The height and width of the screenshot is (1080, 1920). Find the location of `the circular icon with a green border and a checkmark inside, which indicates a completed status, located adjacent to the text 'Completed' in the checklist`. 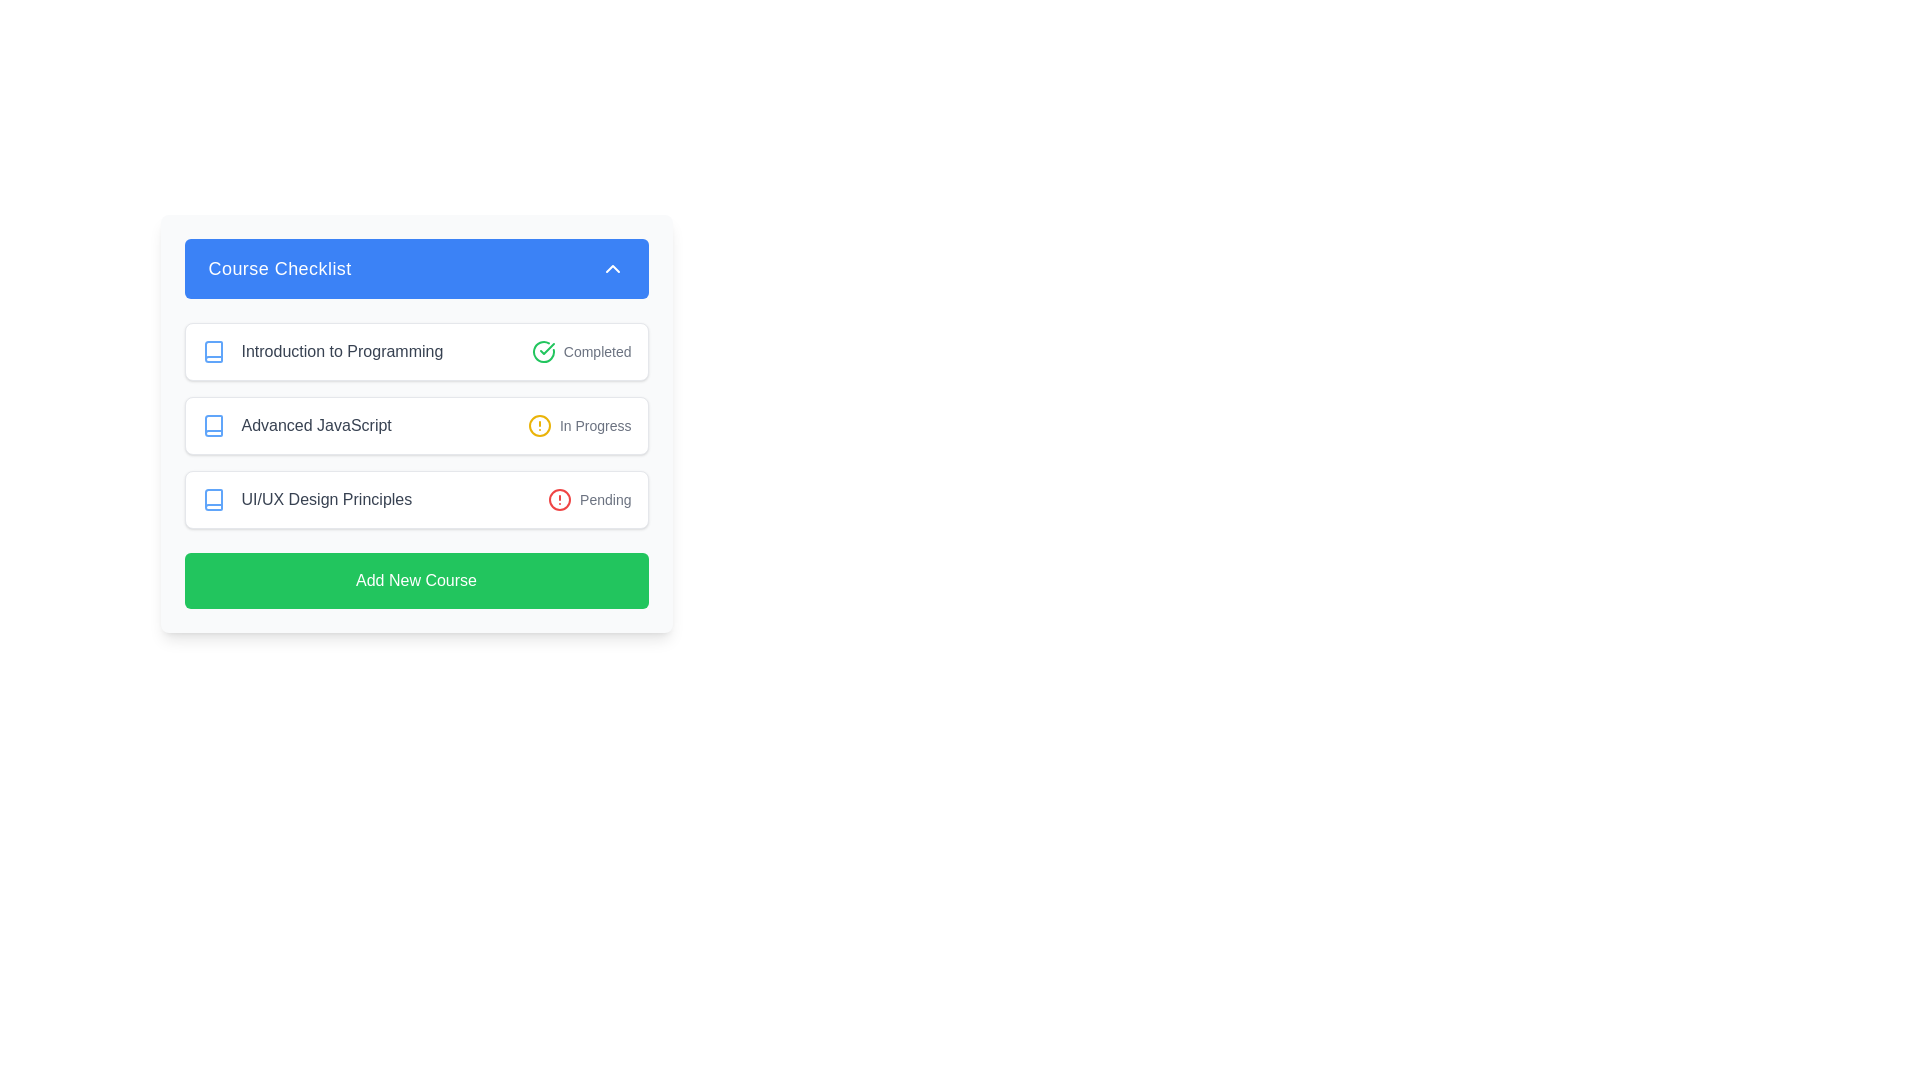

the circular icon with a green border and a checkmark inside, which indicates a completed status, located adjacent to the text 'Completed' in the checklist is located at coordinates (543, 350).